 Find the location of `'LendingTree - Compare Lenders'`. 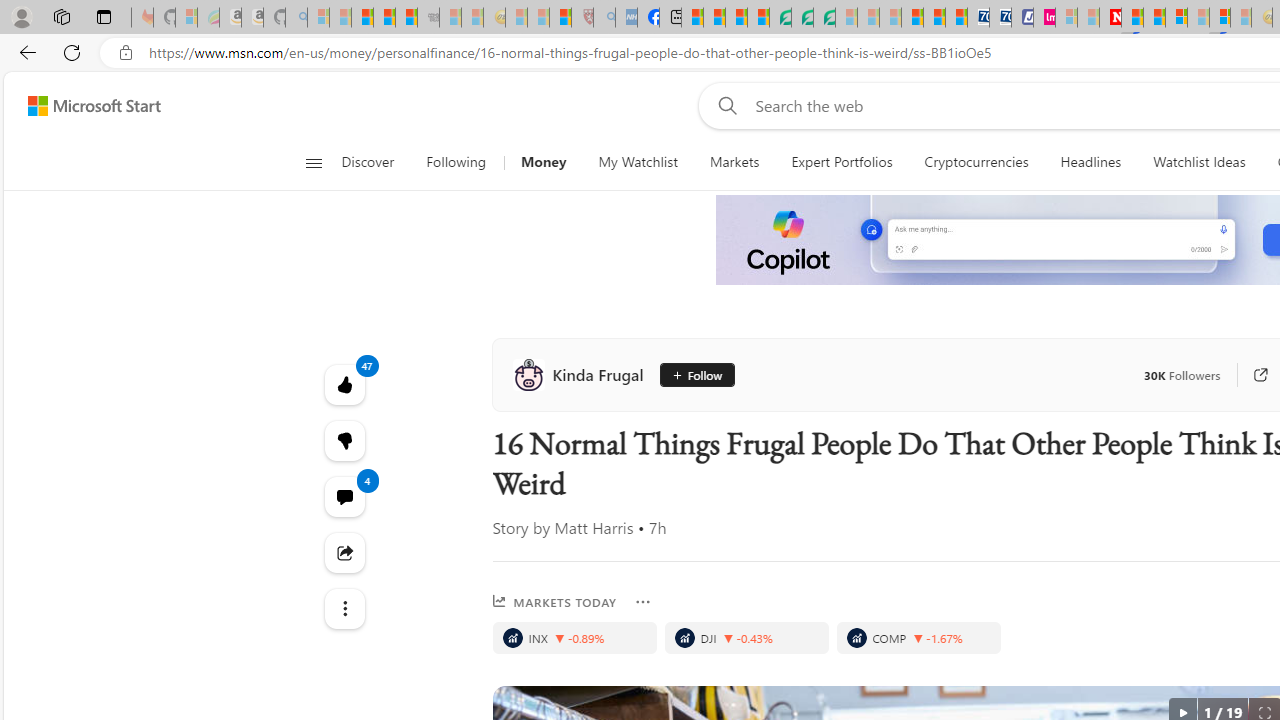

'LendingTree - Compare Lenders' is located at coordinates (779, 17).